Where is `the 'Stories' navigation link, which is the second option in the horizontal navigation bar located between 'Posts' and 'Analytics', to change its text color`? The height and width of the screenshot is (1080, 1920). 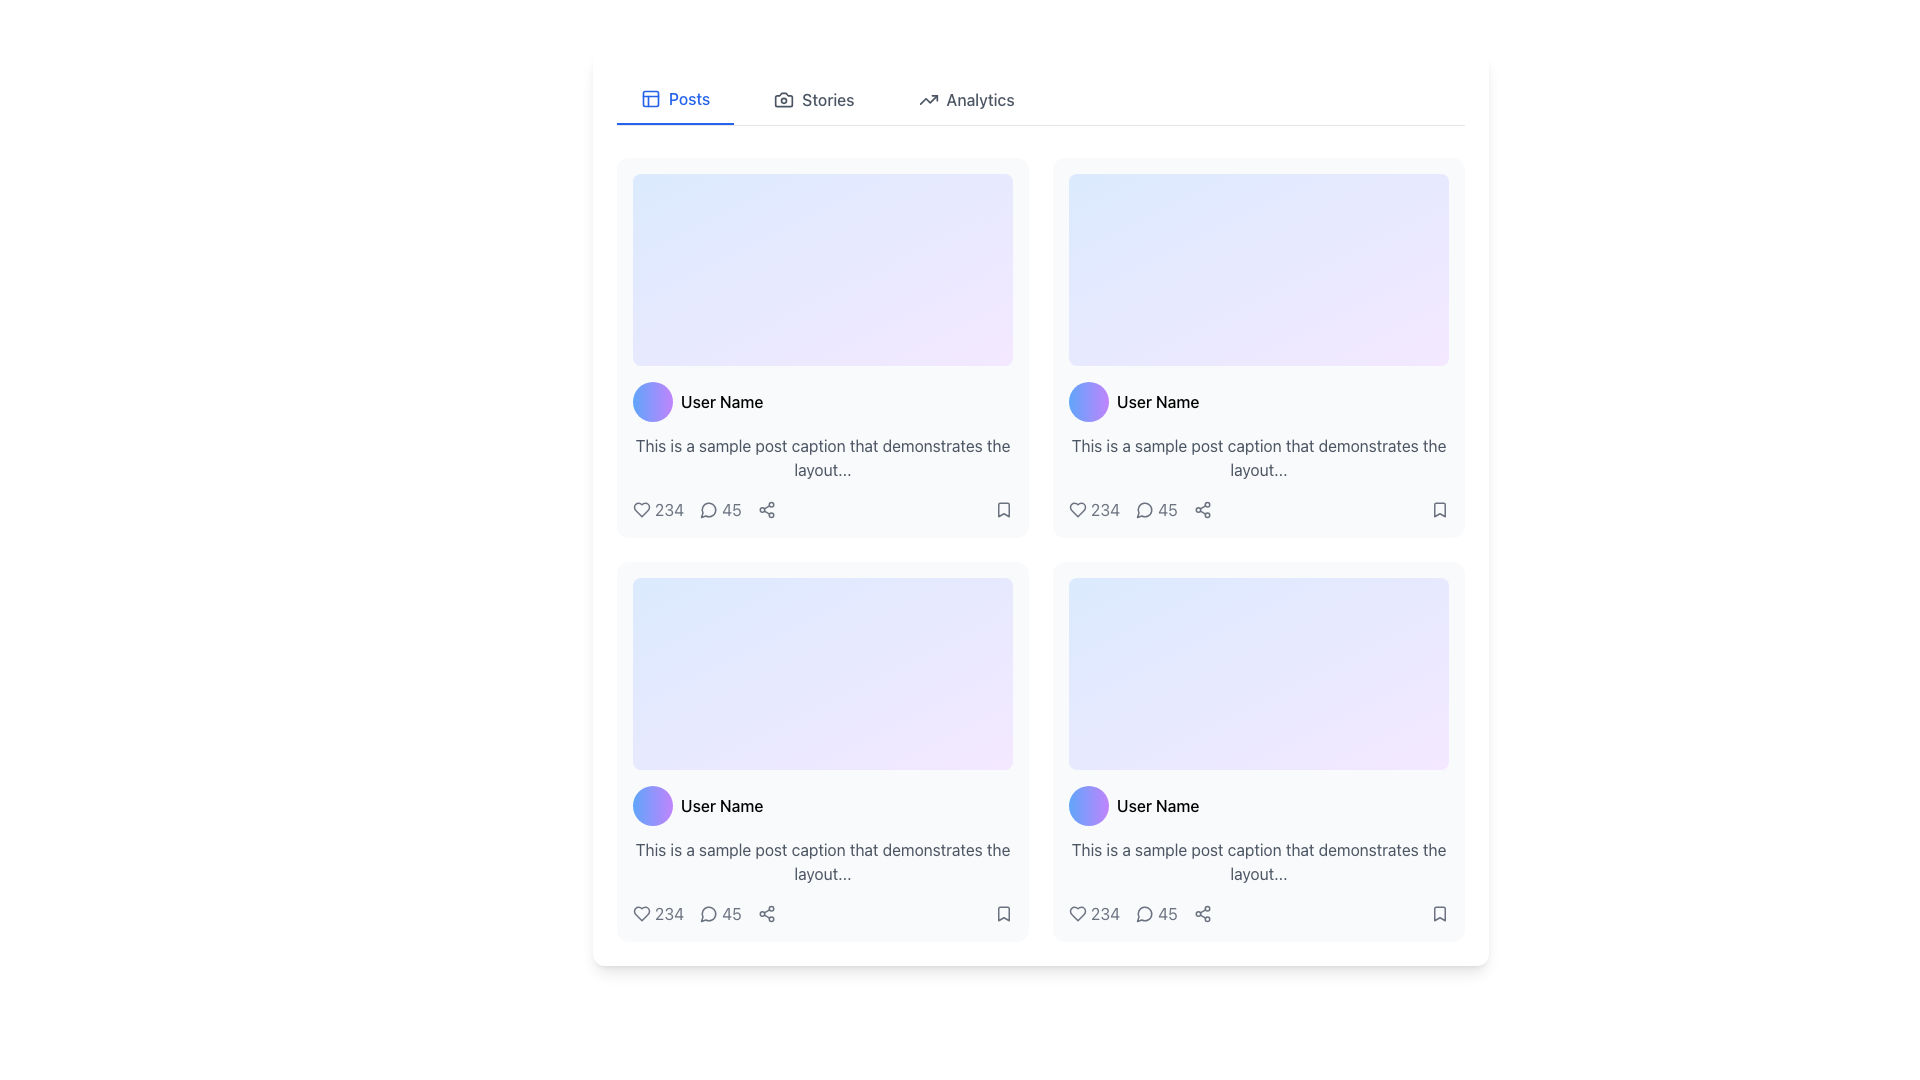 the 'Stories' navigation link, which is the second option in the horizontal navigation bar located between 'Posts' and 'Analytics', to change its text color is located at coordinates (814, 100).